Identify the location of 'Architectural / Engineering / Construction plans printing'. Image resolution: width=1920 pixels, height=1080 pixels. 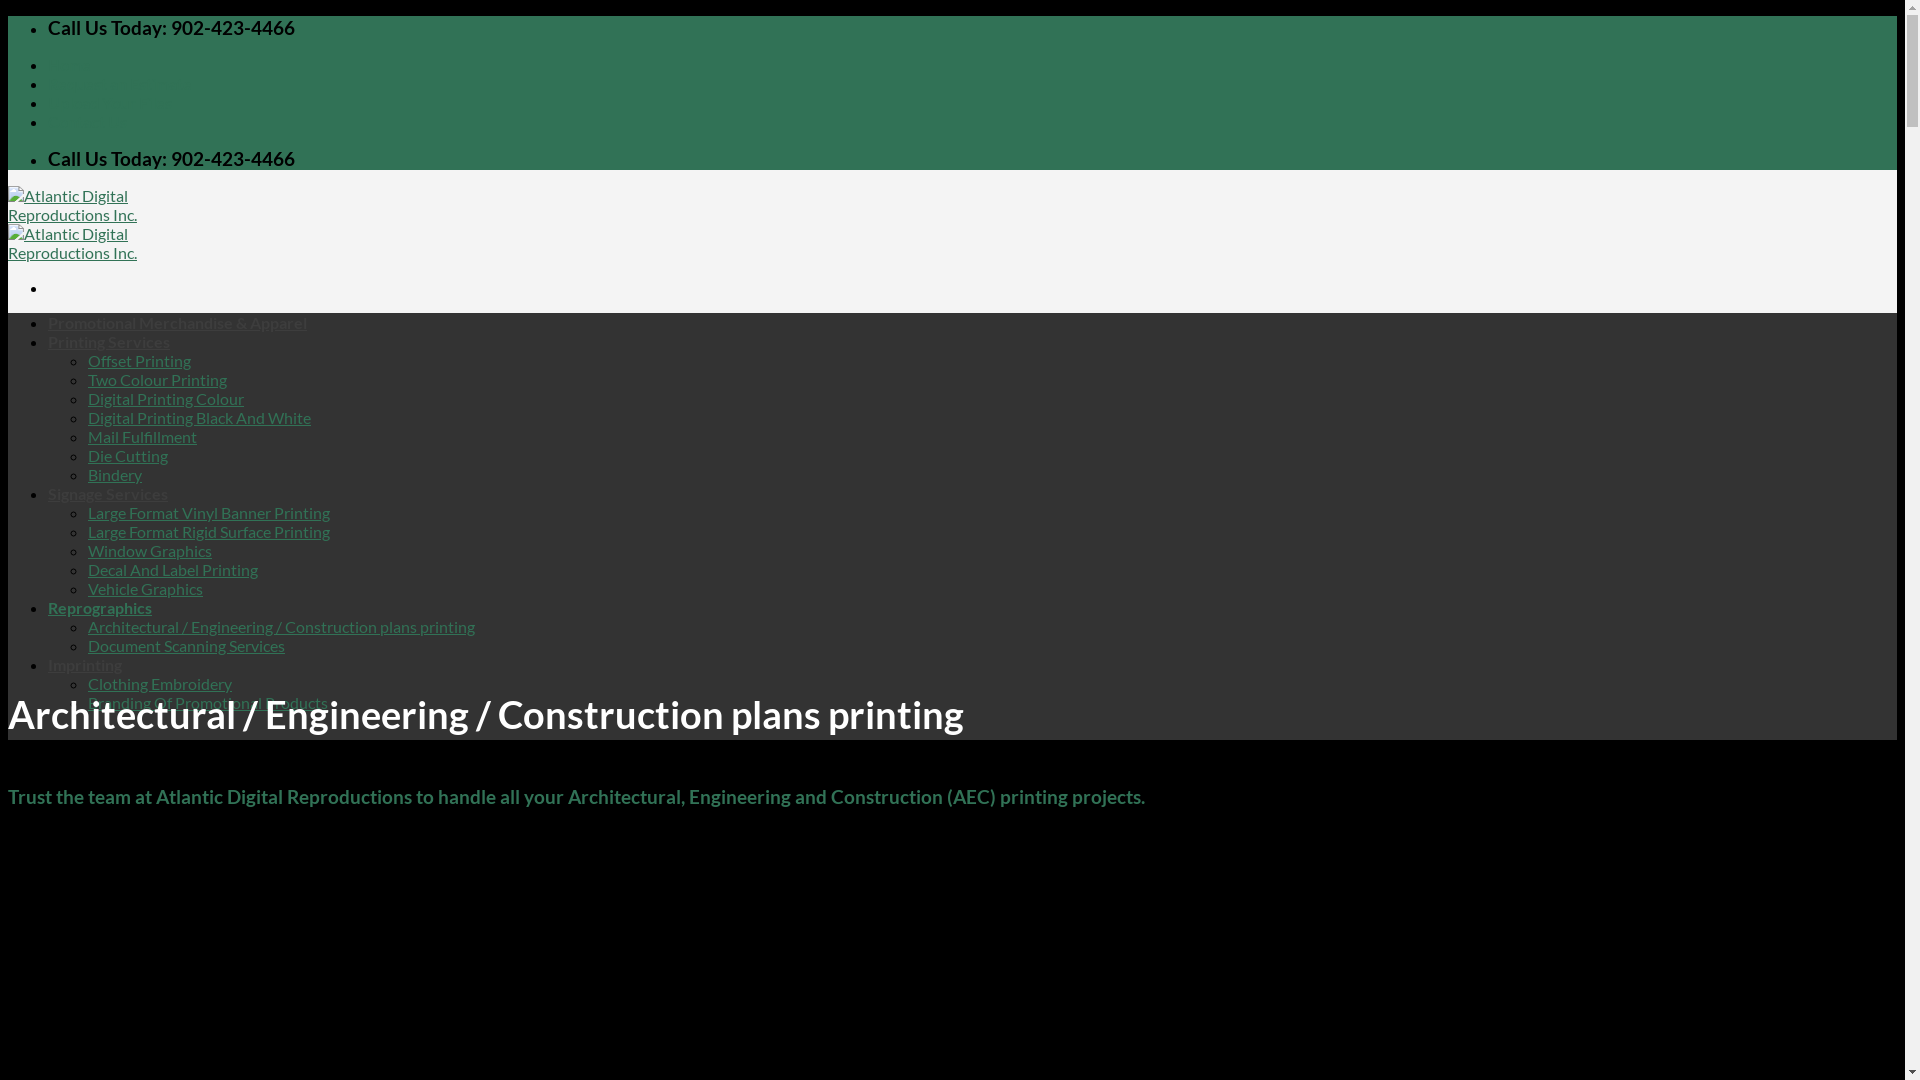
(280, 625).